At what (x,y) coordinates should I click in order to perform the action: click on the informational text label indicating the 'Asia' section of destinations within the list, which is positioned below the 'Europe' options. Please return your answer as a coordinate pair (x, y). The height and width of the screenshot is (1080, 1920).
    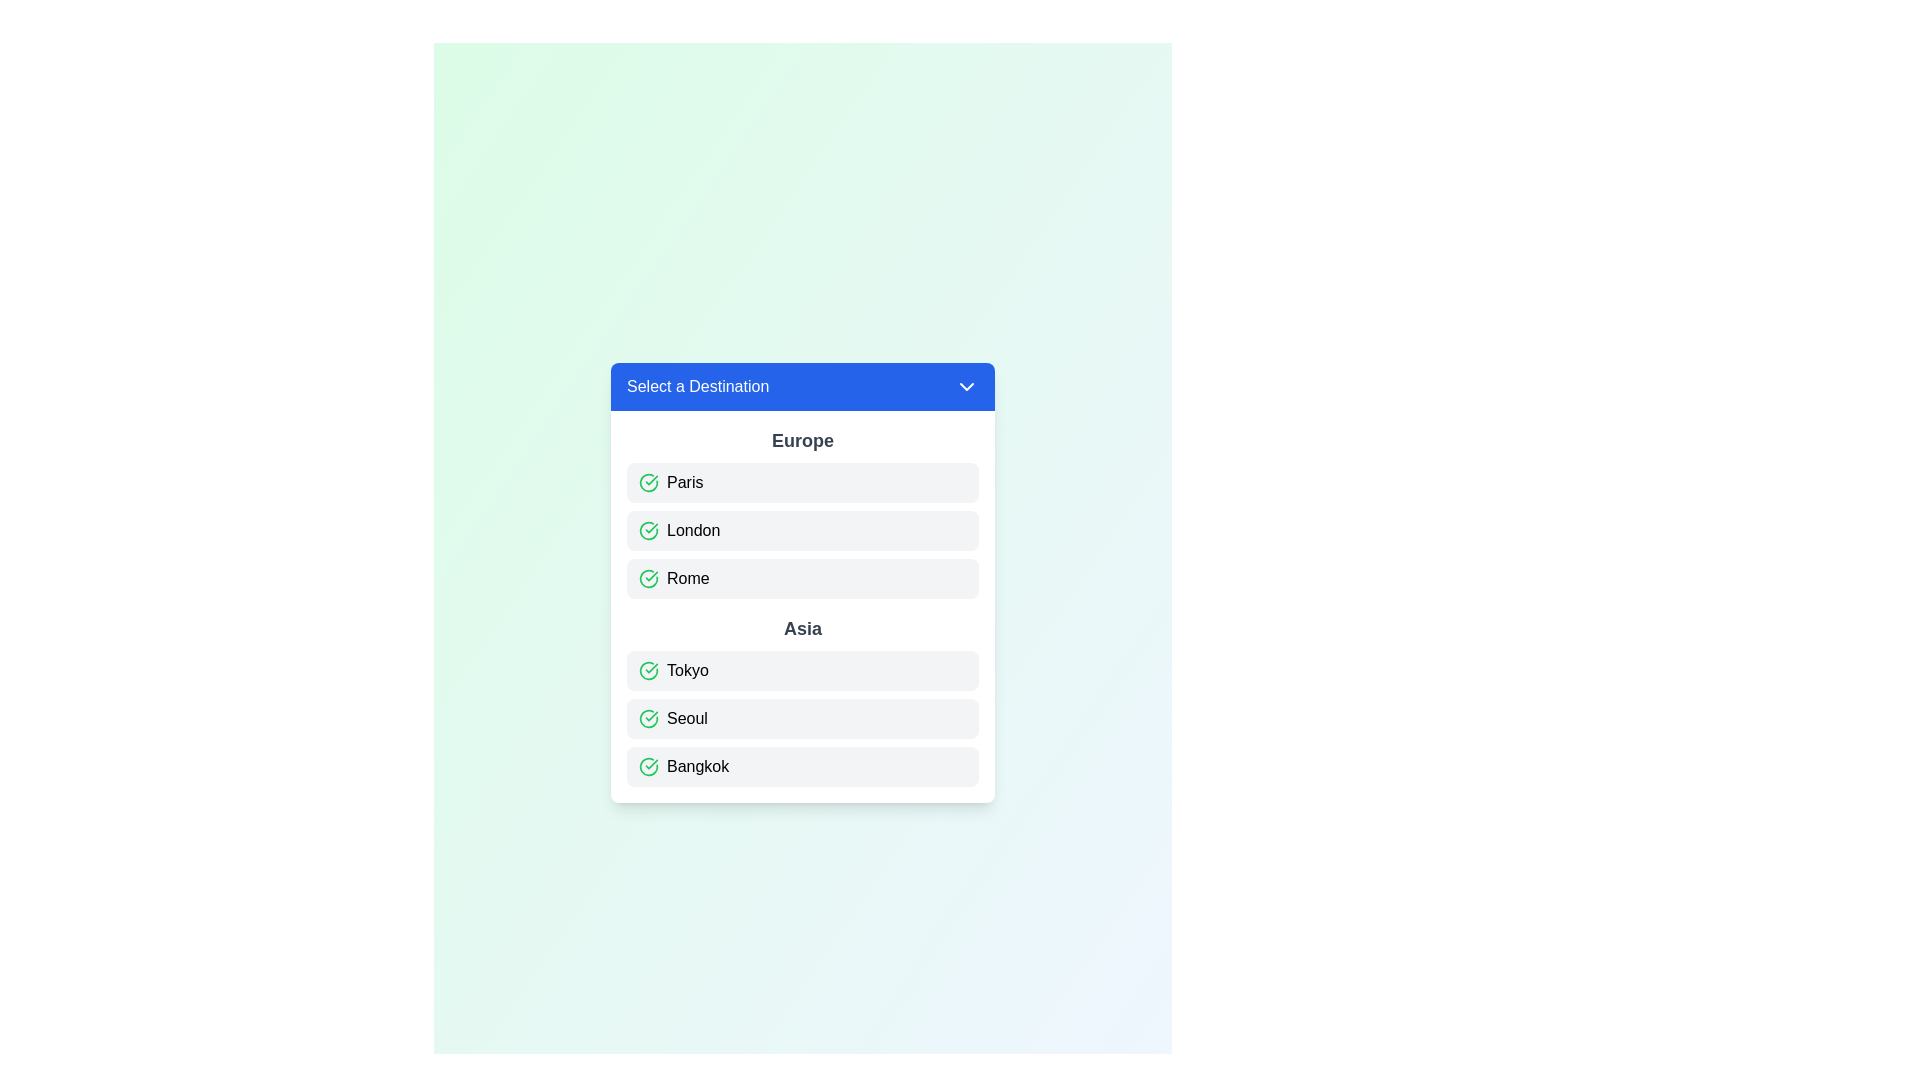
    Looking at the image, I should click on (802, 627).